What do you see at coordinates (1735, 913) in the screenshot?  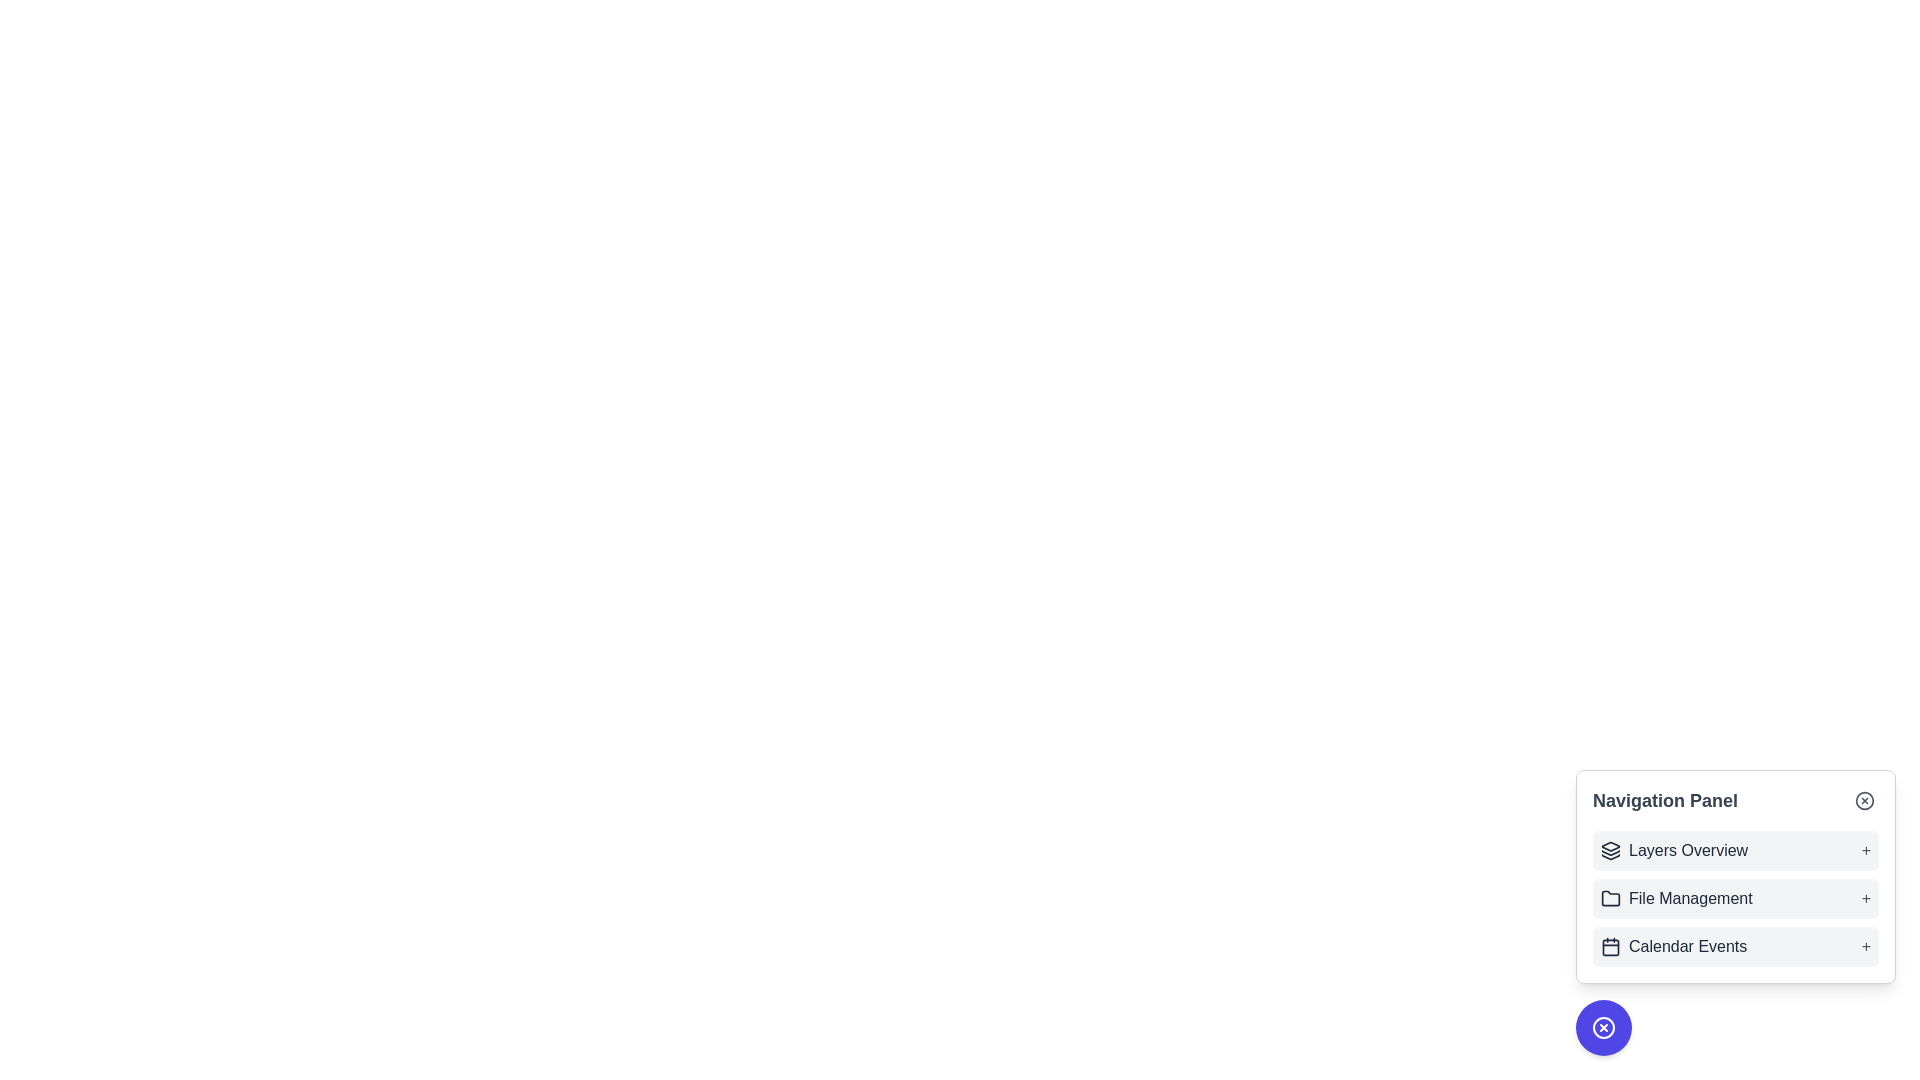 I see `the interactive text label 'File Management' located in the Navigation Panel` at bounding box center [1735, 913].